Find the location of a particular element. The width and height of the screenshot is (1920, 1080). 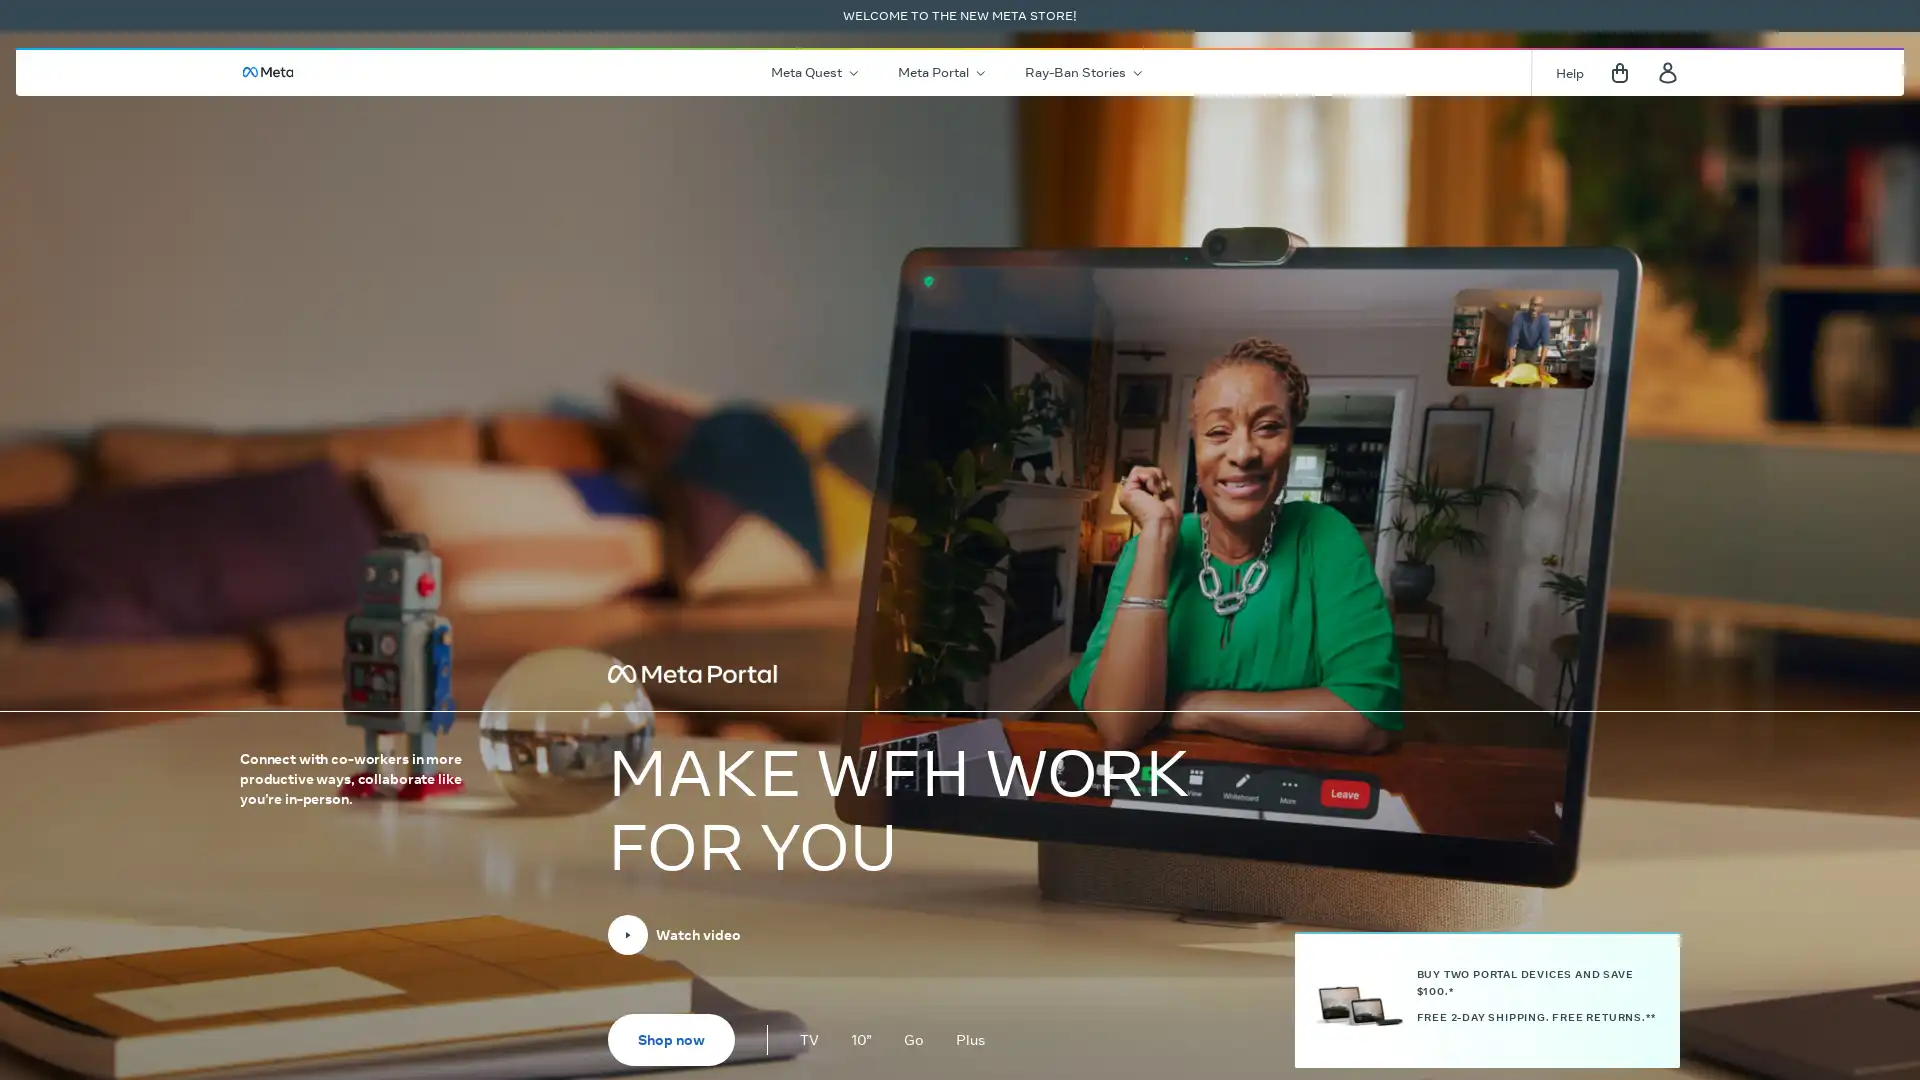

View bag items is located at coordinates (1620, 71).